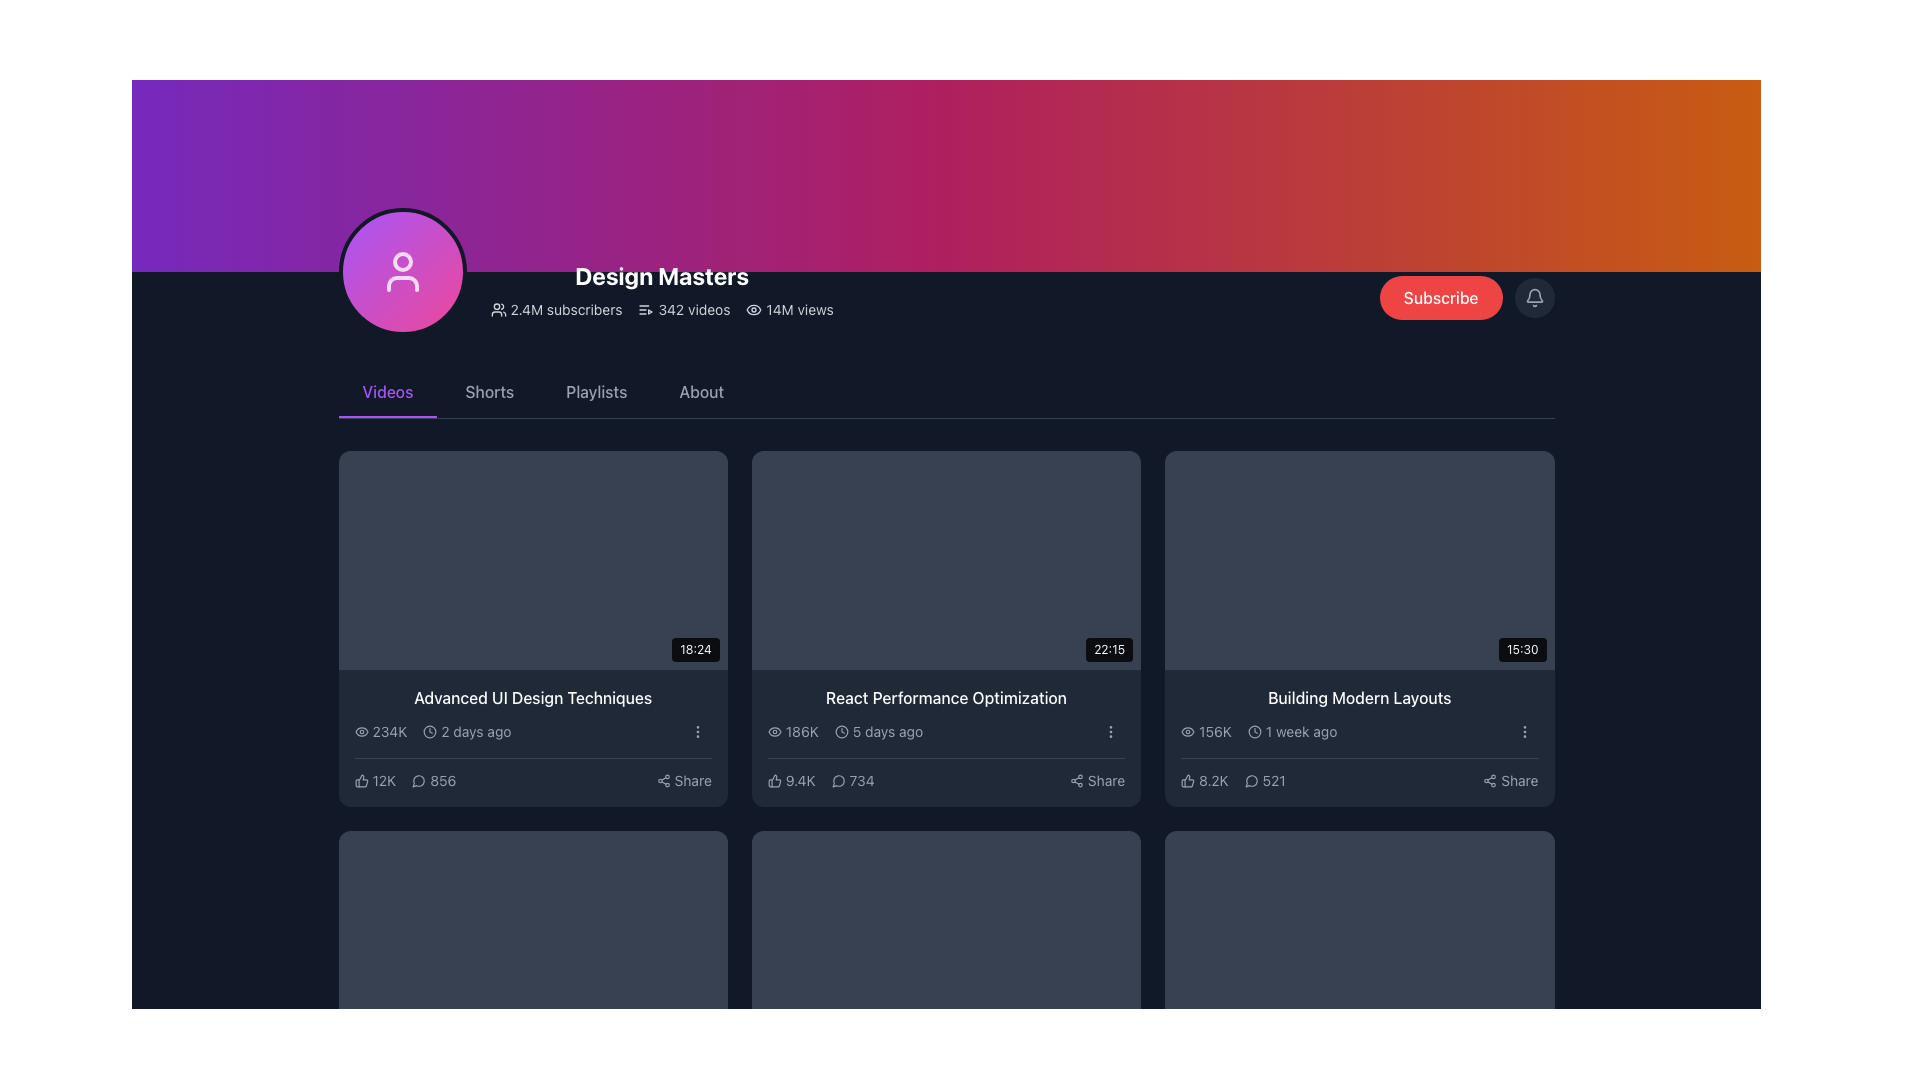  I want to click on the share button located at the bottom-right corner of the video card for 'Building Modern Layouts', so click(1510, 779).